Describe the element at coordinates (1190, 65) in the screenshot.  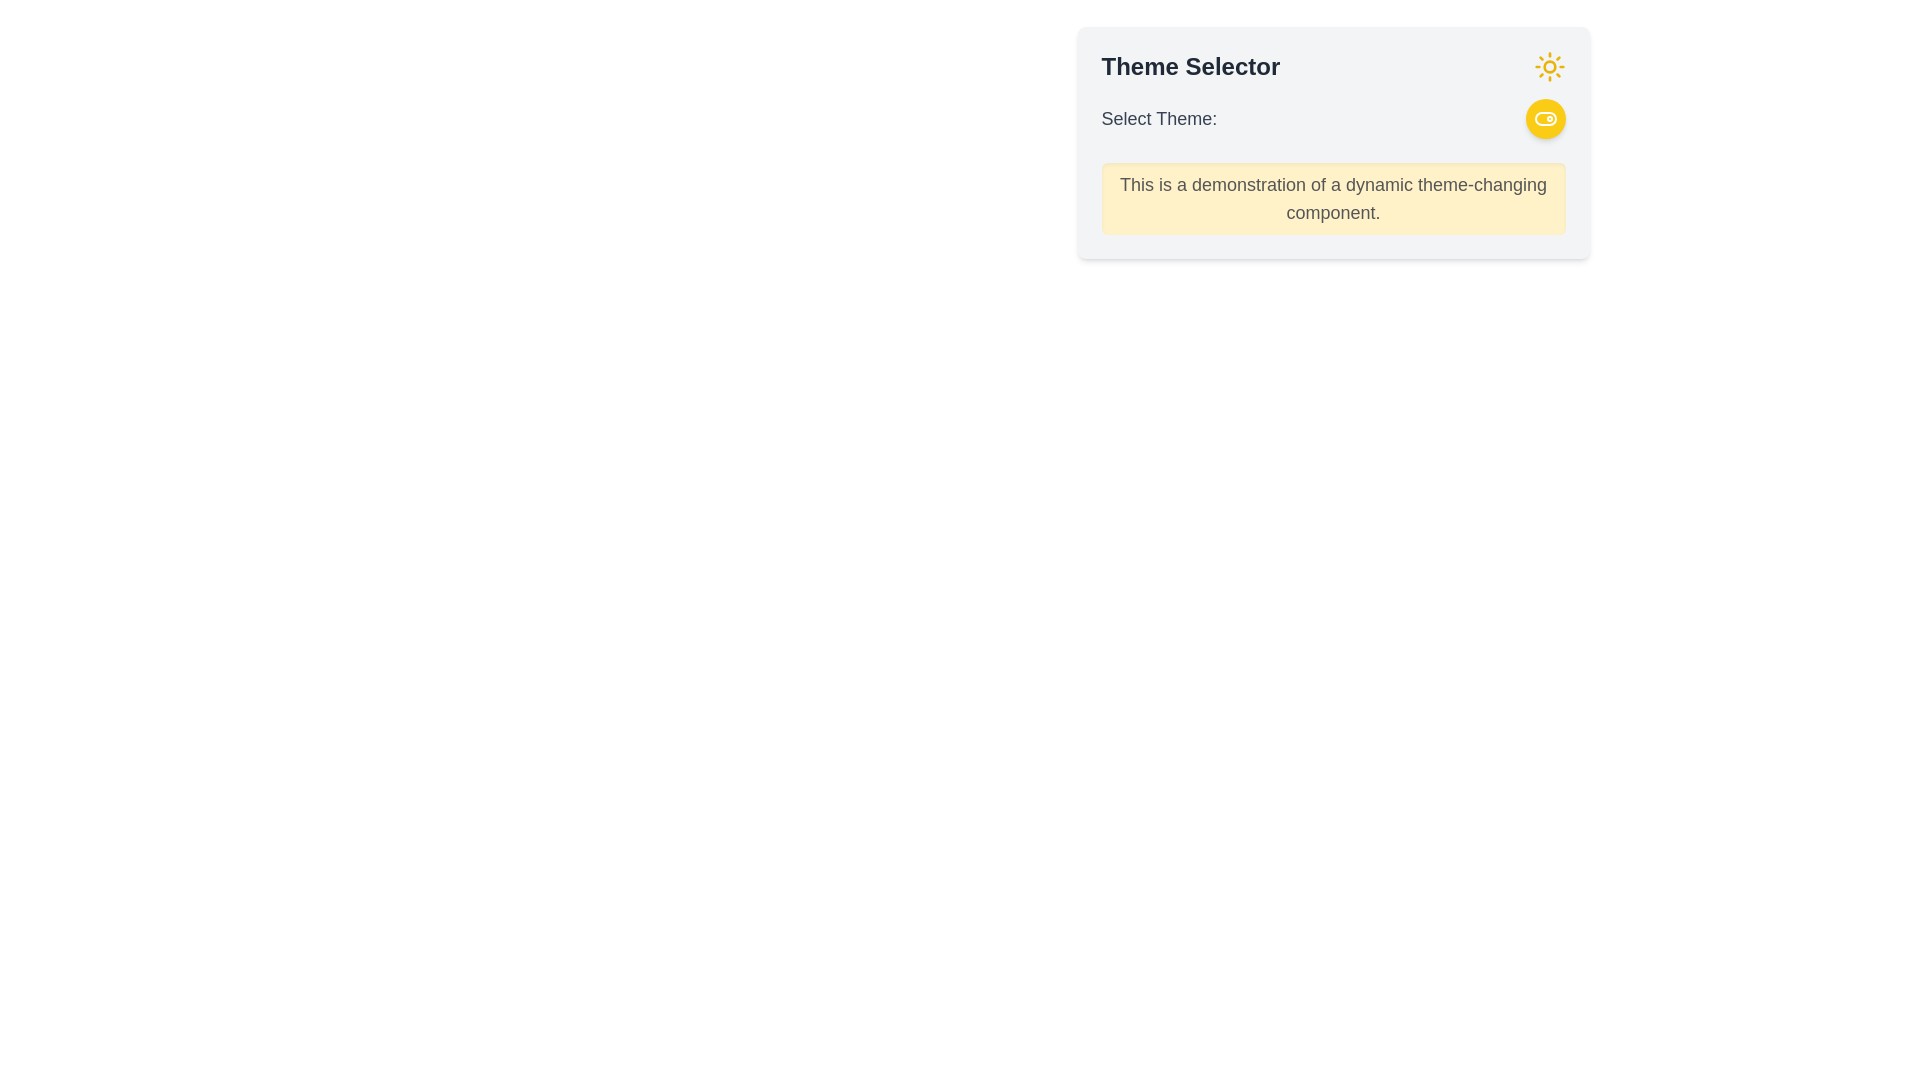
I see `the 'Theme Selector' text label, which is styled with a larger font size and bold weight, located at the top-left corner of the card-like UI group` at that location.